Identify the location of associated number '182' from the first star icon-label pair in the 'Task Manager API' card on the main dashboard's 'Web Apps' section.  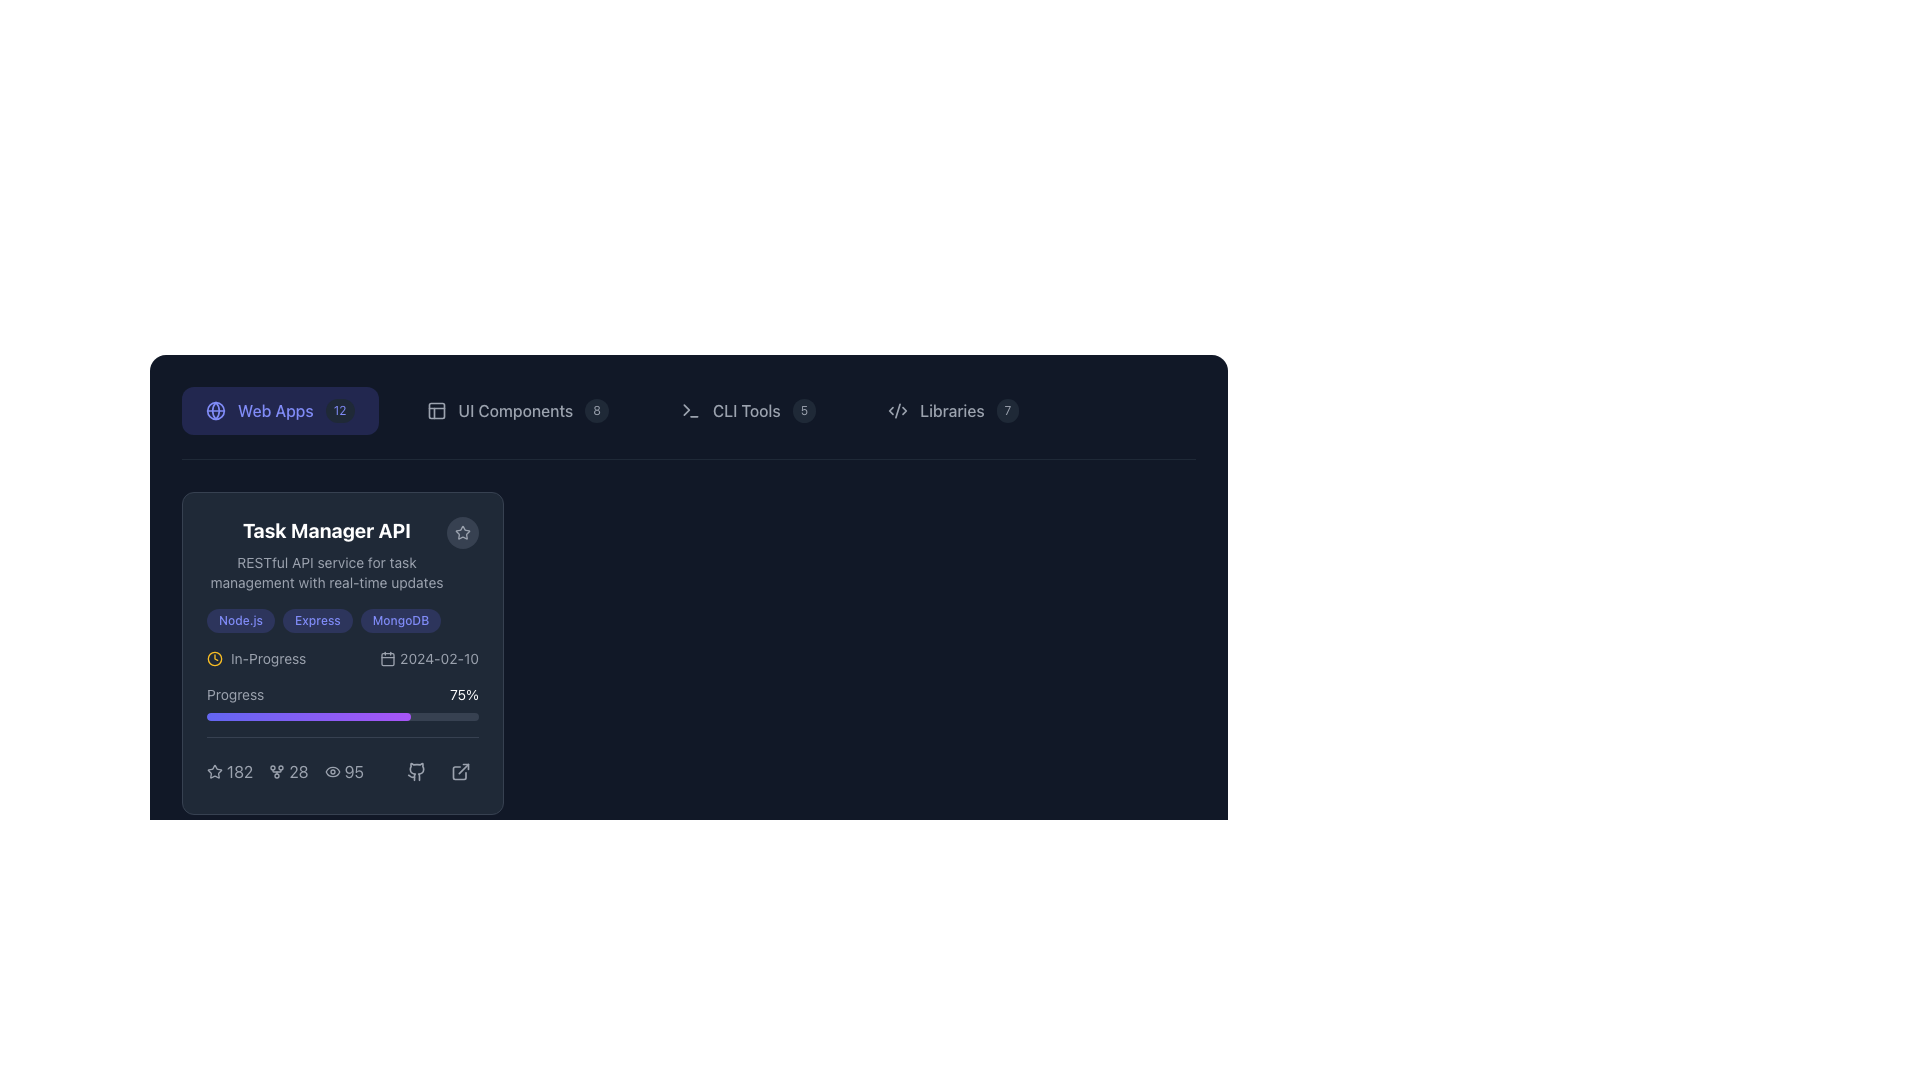
(230, 770).